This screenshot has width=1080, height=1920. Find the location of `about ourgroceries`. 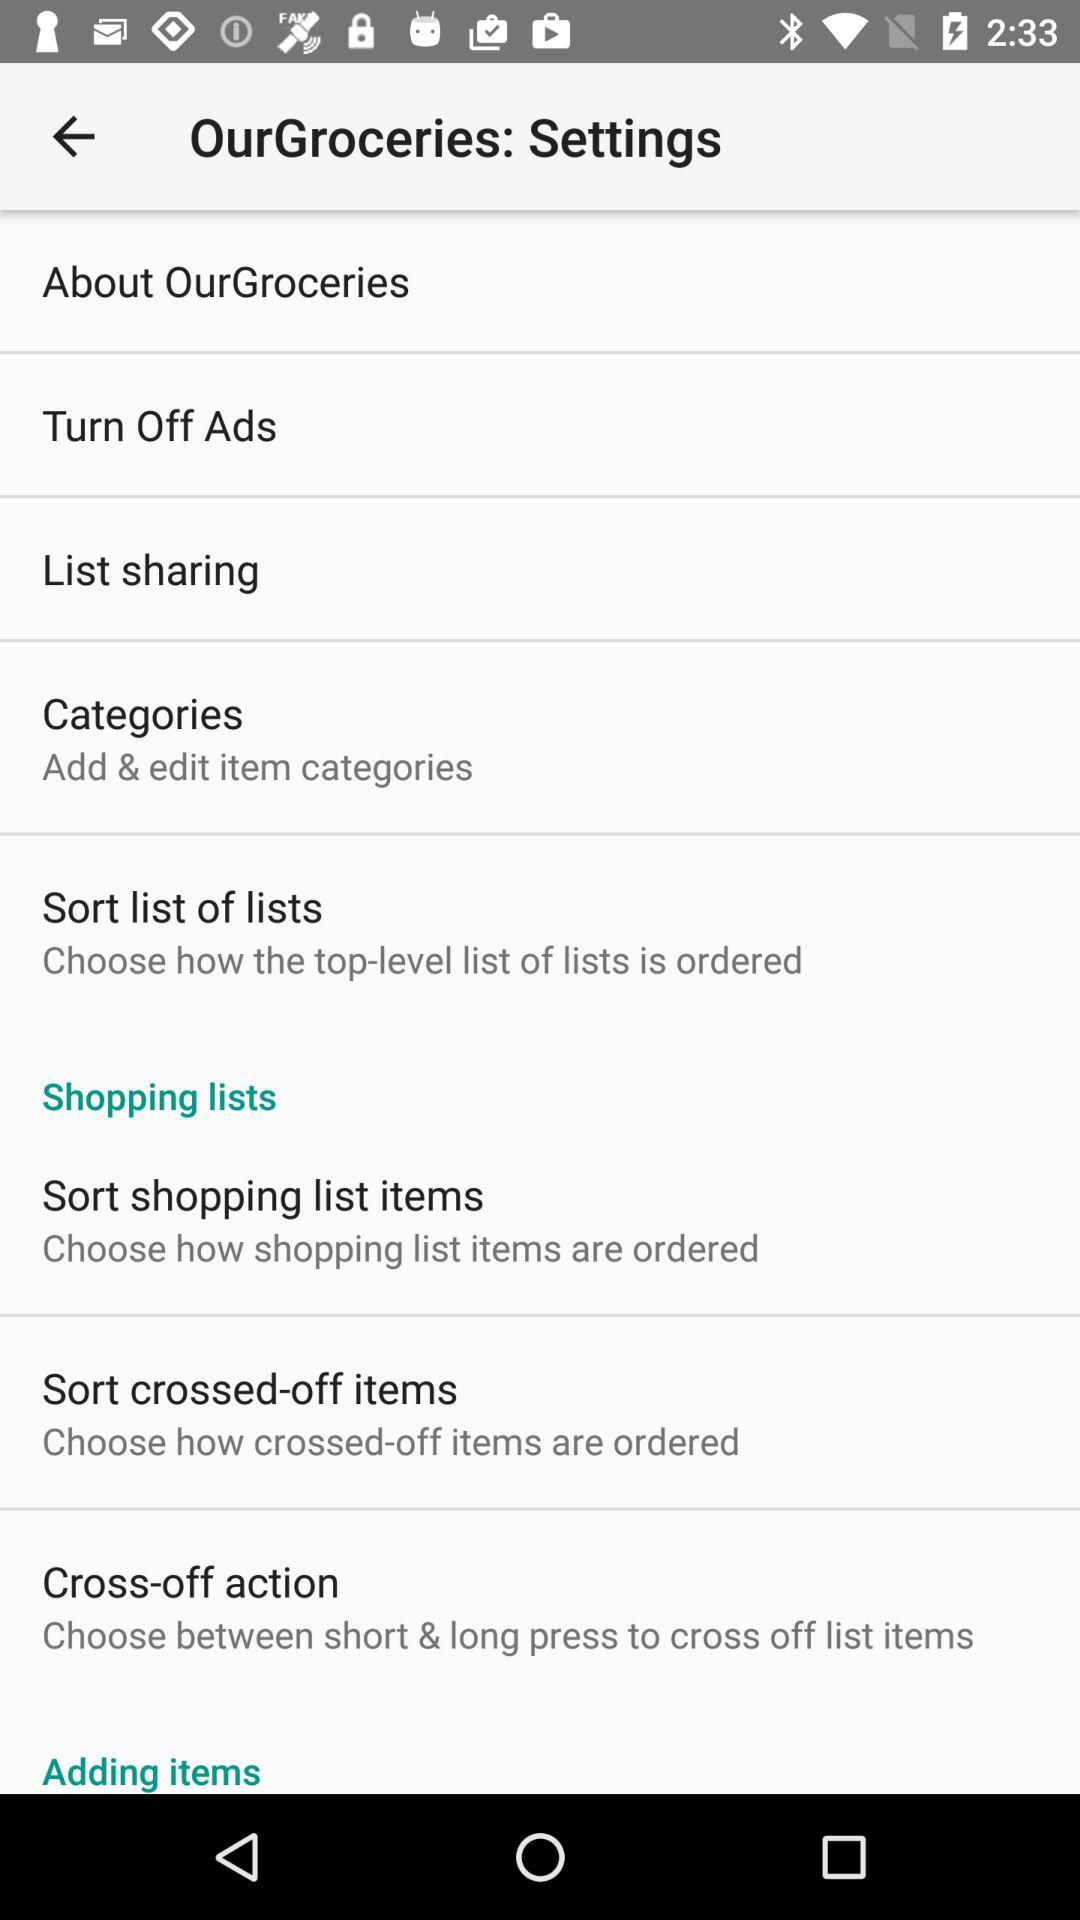

about ourgroceries is located at coordinates (225, 279).